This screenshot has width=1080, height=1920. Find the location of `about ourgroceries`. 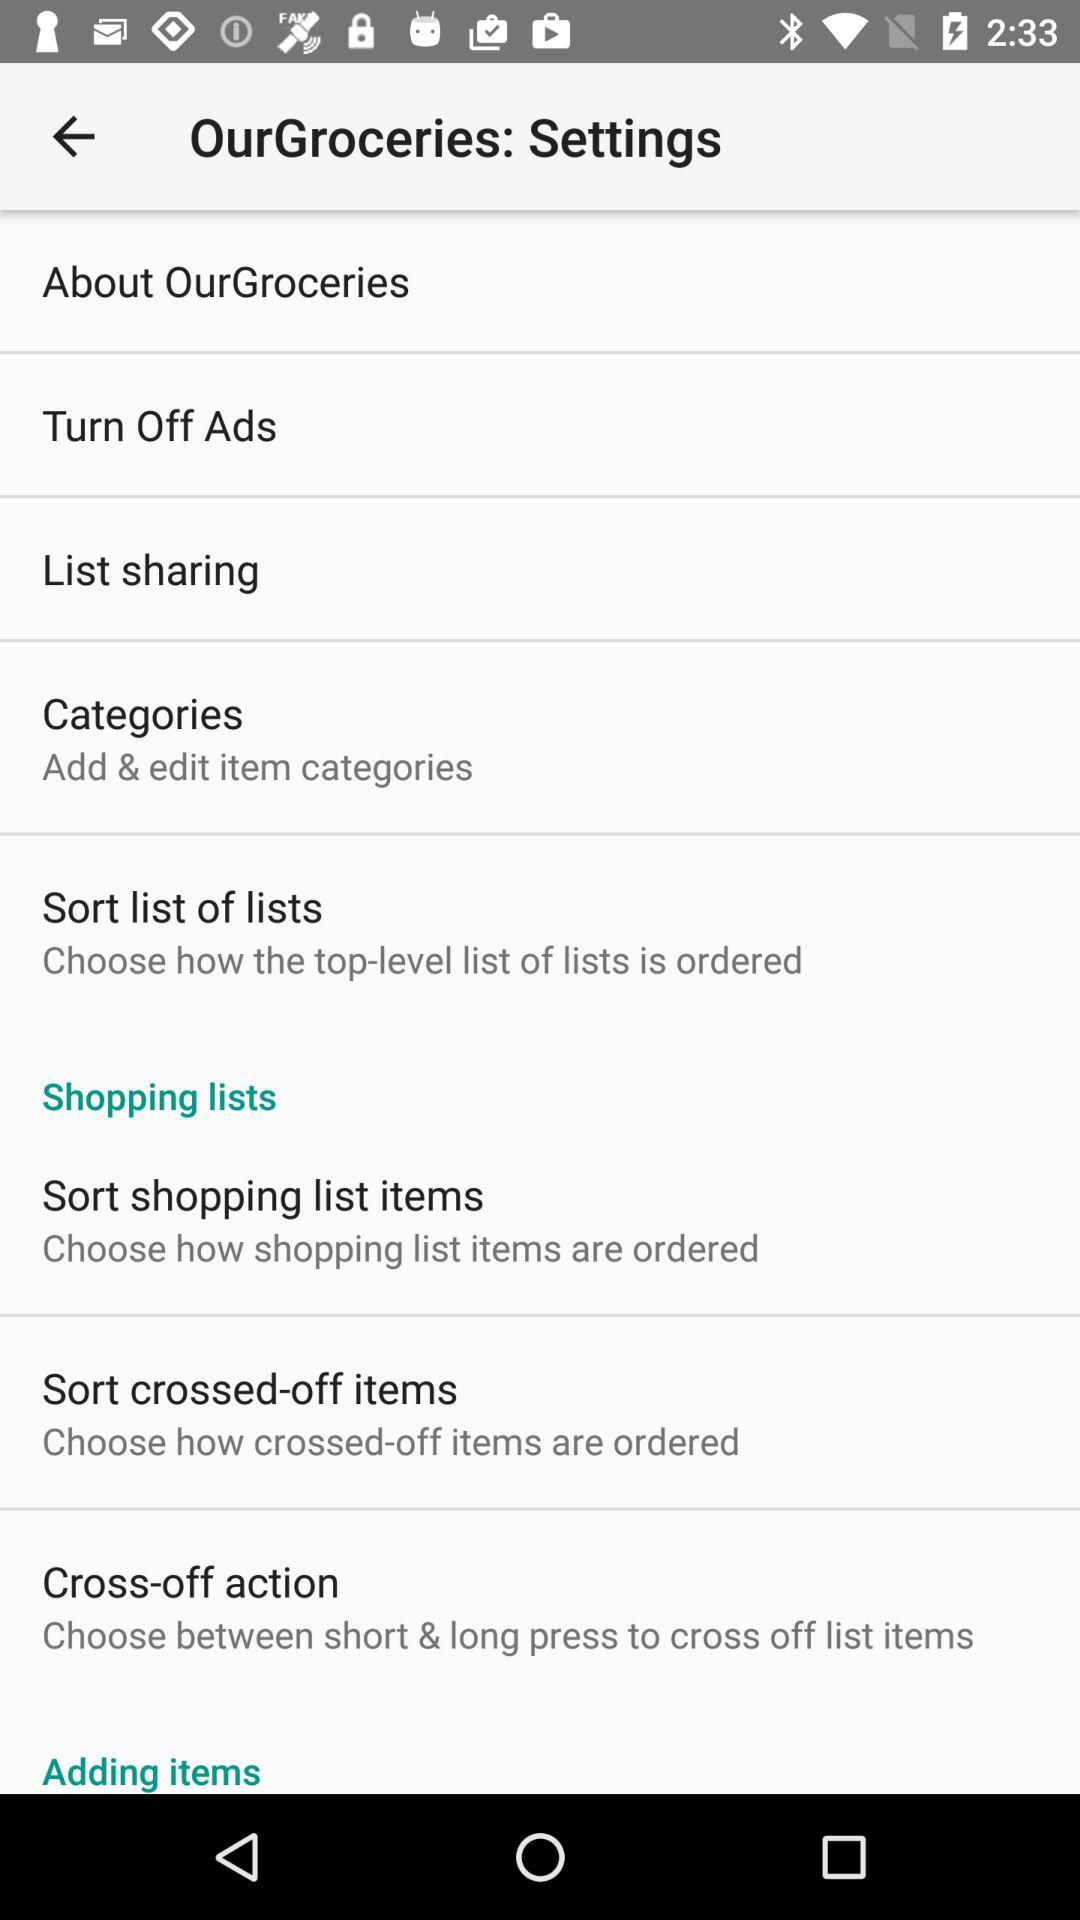

about ourgroceries is located at coordinates (225, 279).